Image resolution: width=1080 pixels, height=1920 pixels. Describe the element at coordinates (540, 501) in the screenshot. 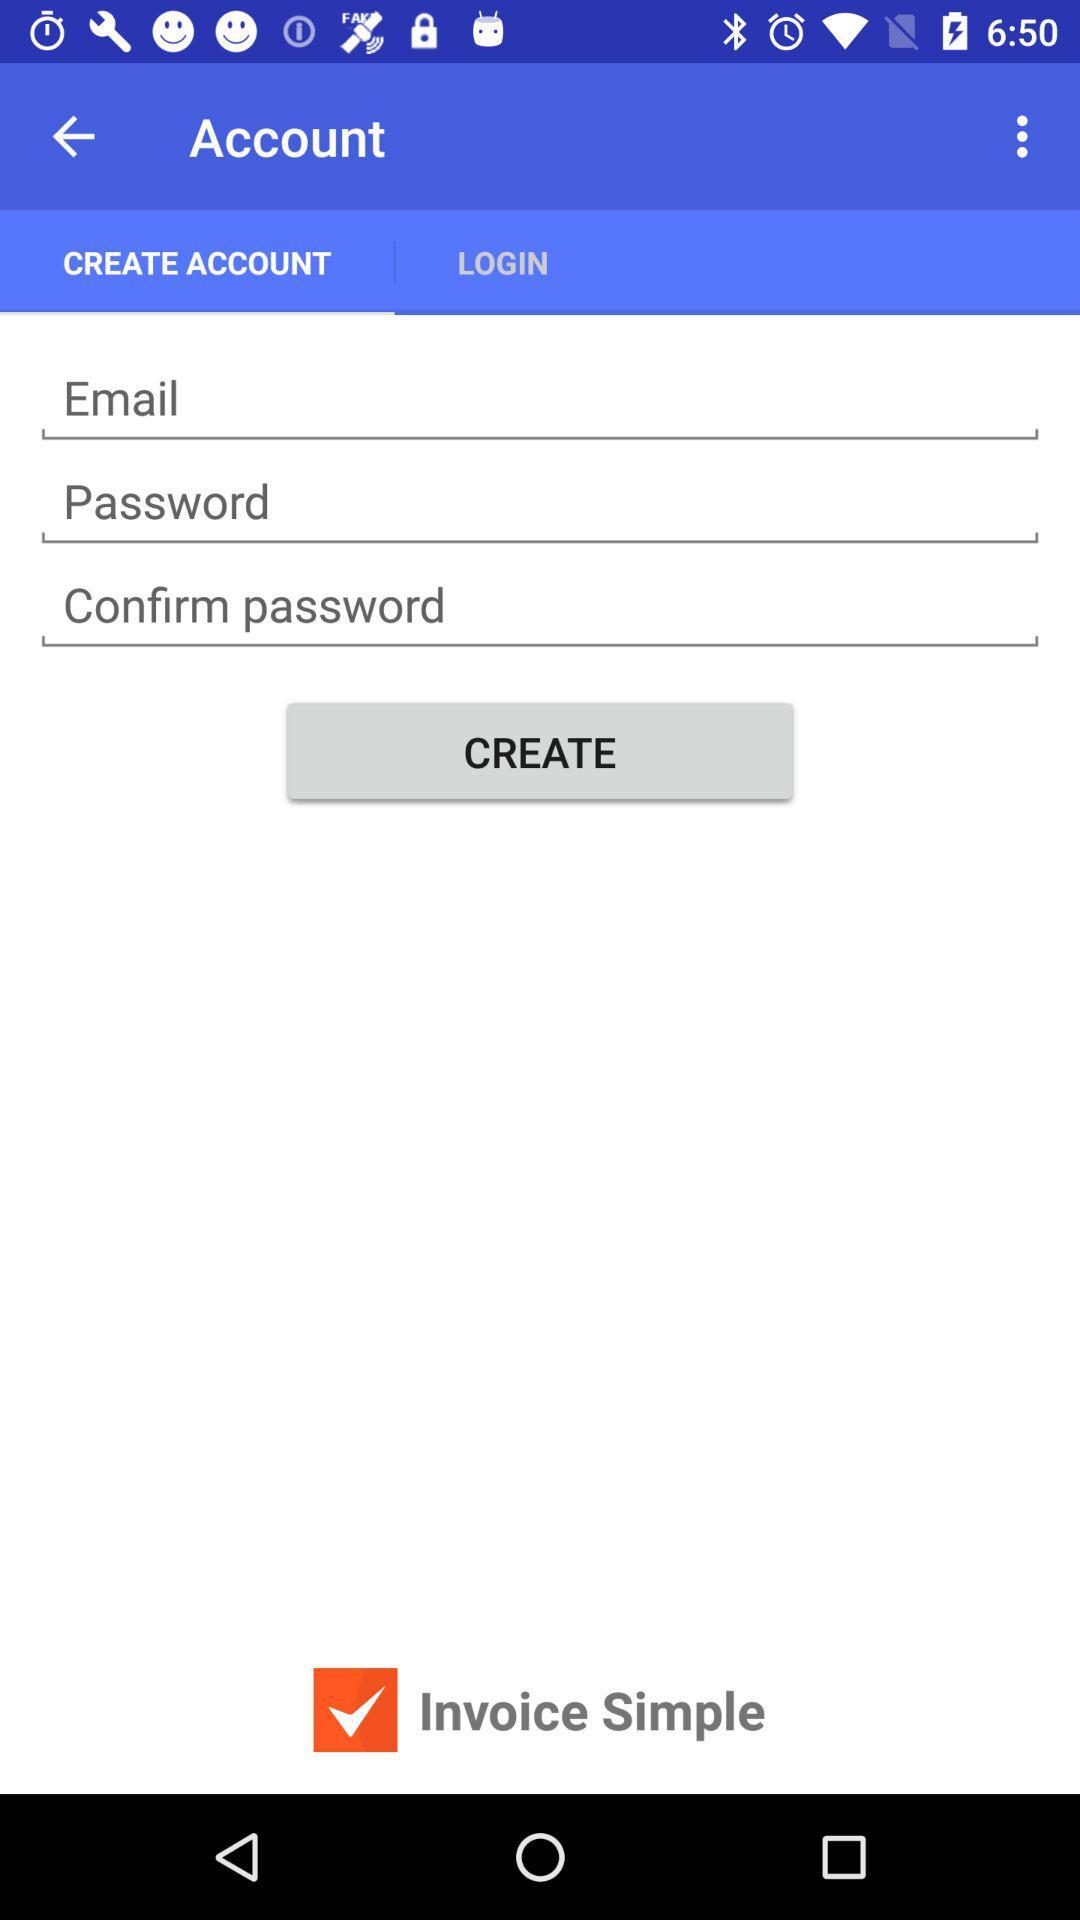

I see `password` at that location.